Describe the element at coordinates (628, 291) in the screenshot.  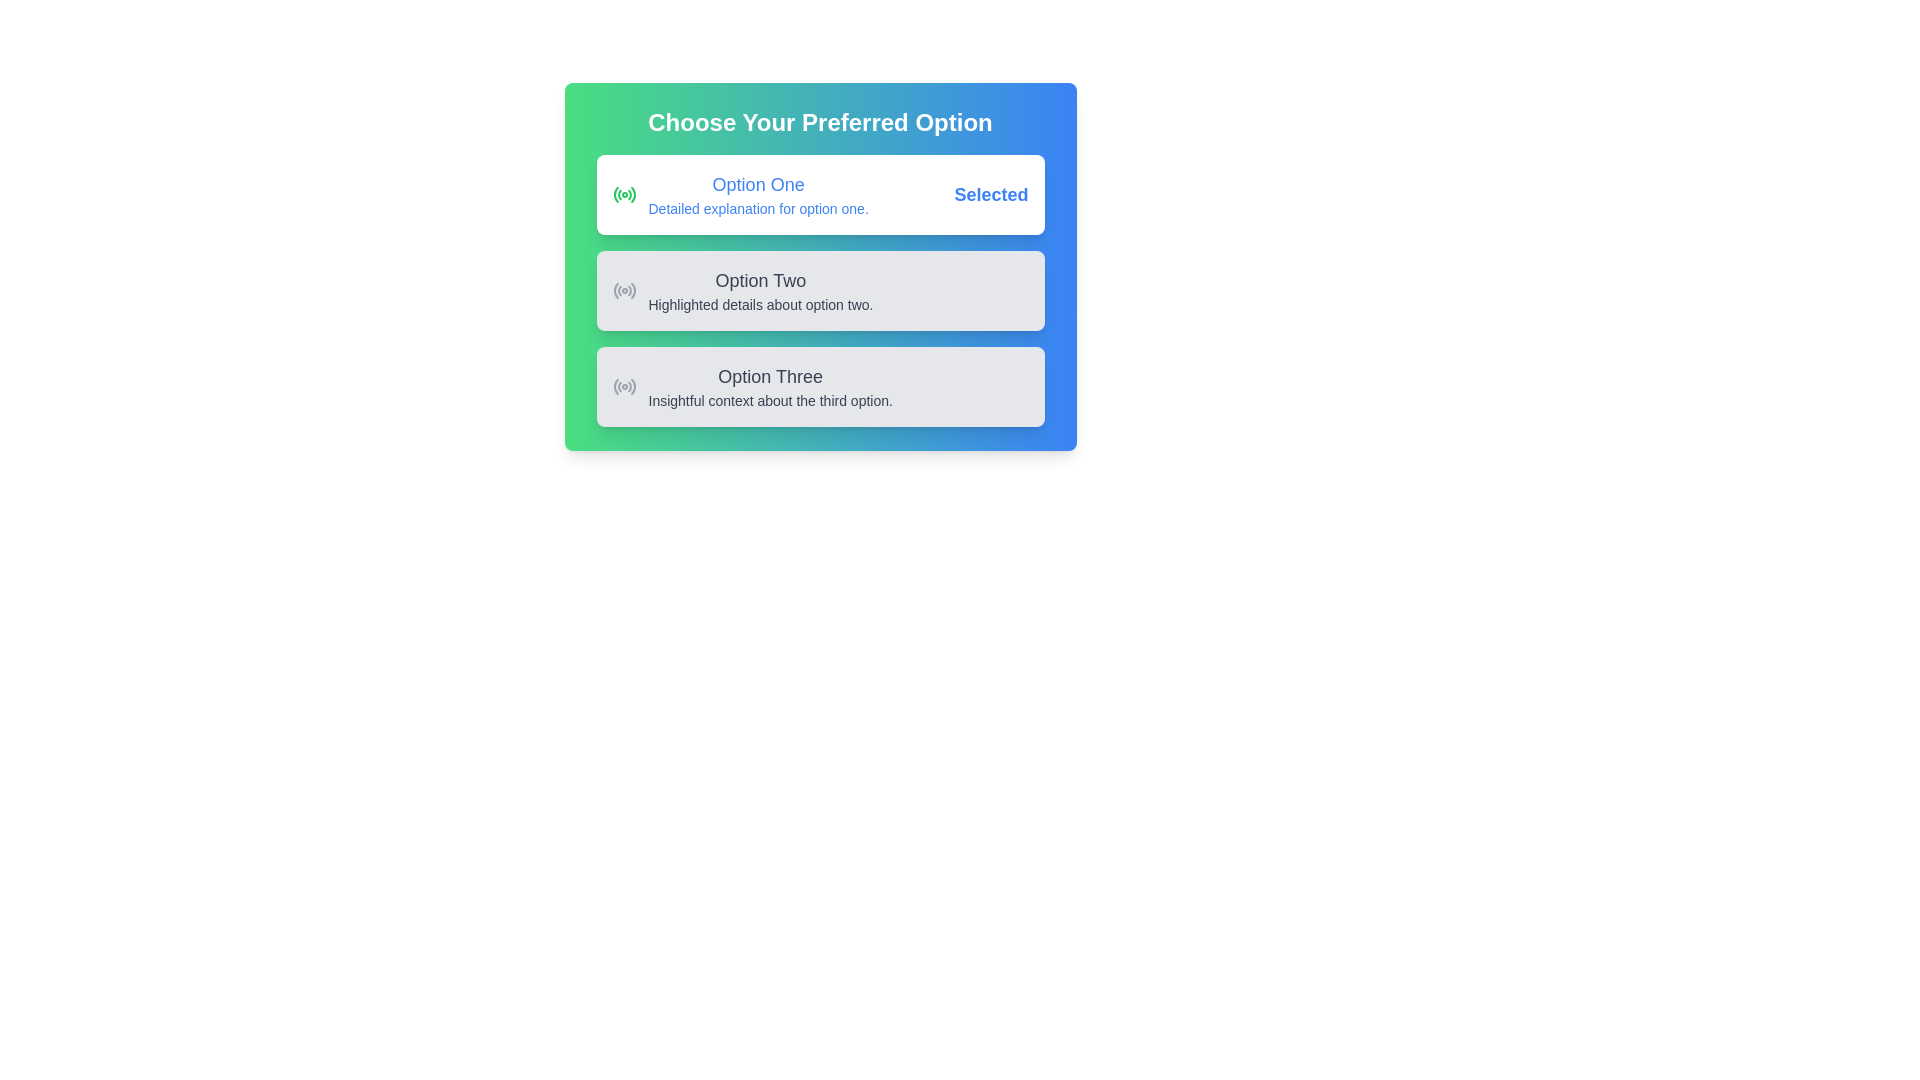
I see `the right-side arc of the second radio-like icon representing 'Option Two' in the vertical list of three` at that location.